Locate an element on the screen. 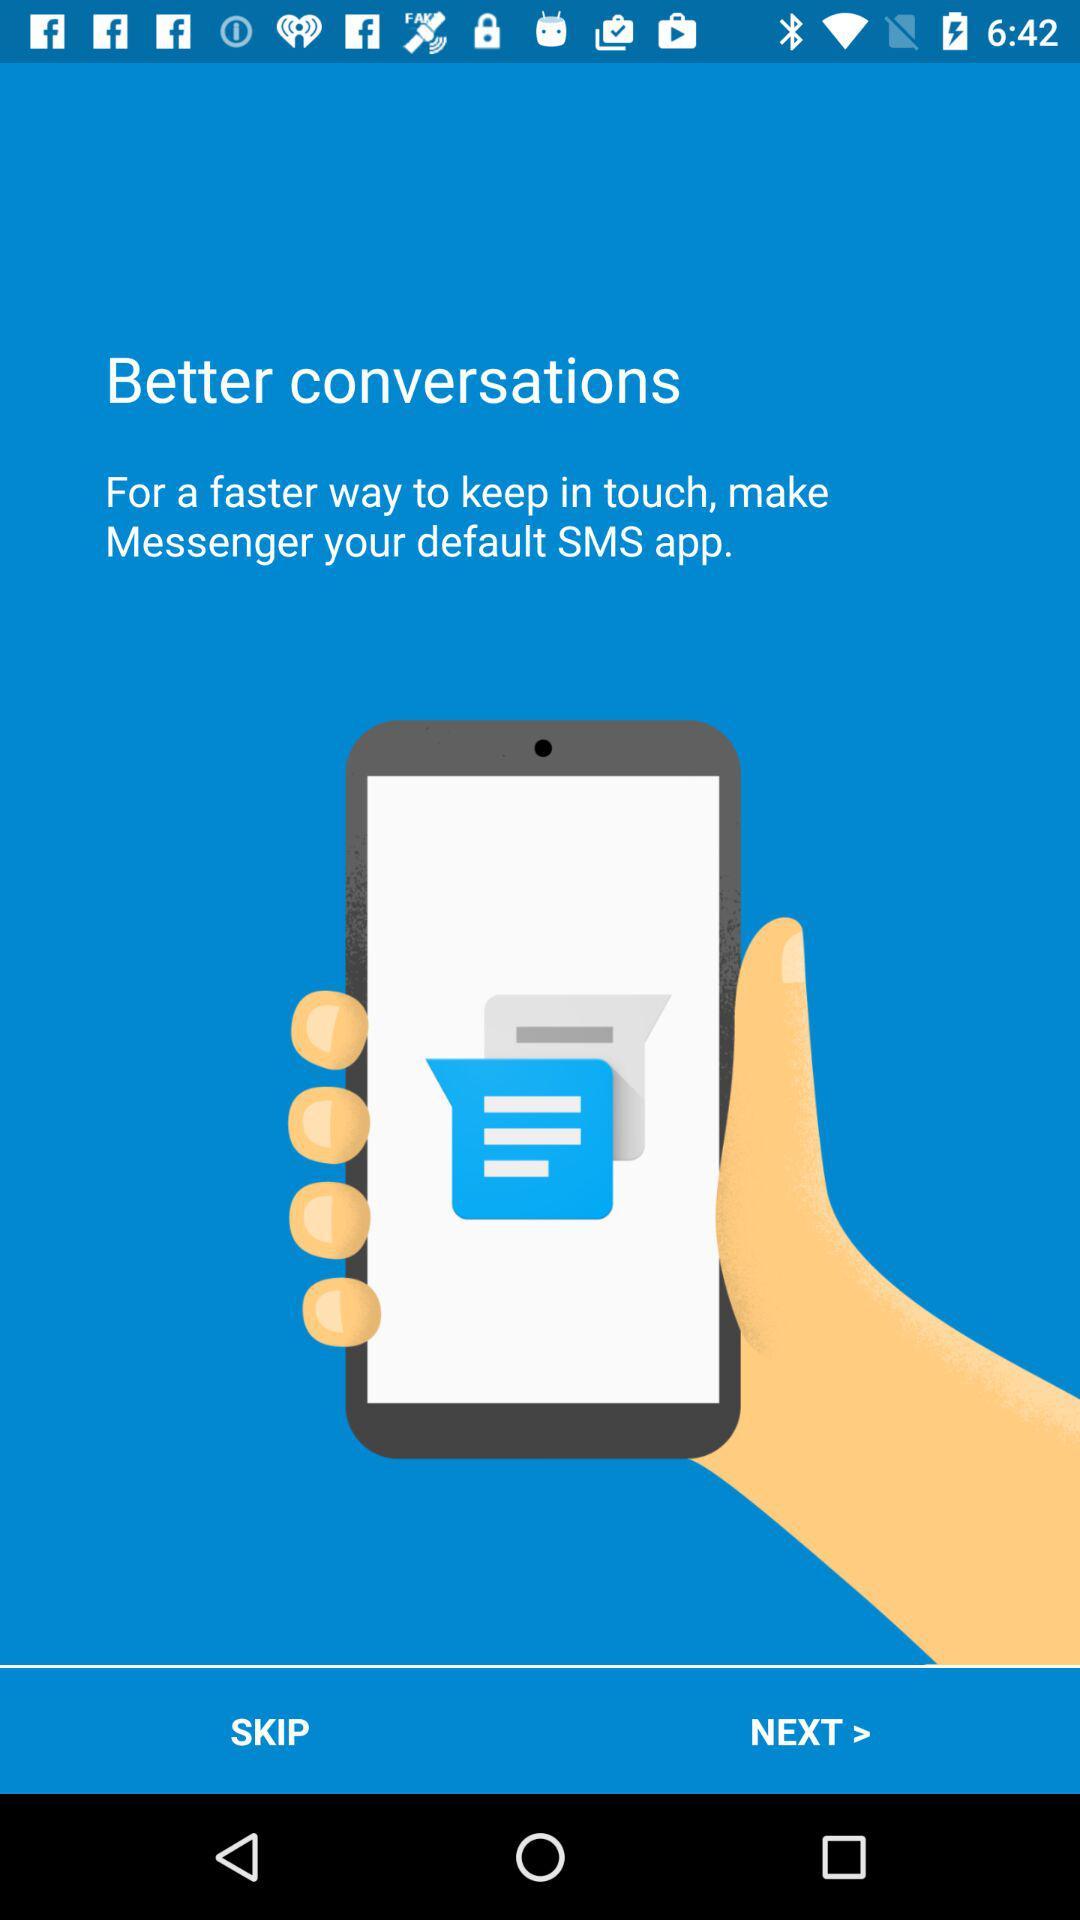  the skip app is located at coordinates (270, 1730).